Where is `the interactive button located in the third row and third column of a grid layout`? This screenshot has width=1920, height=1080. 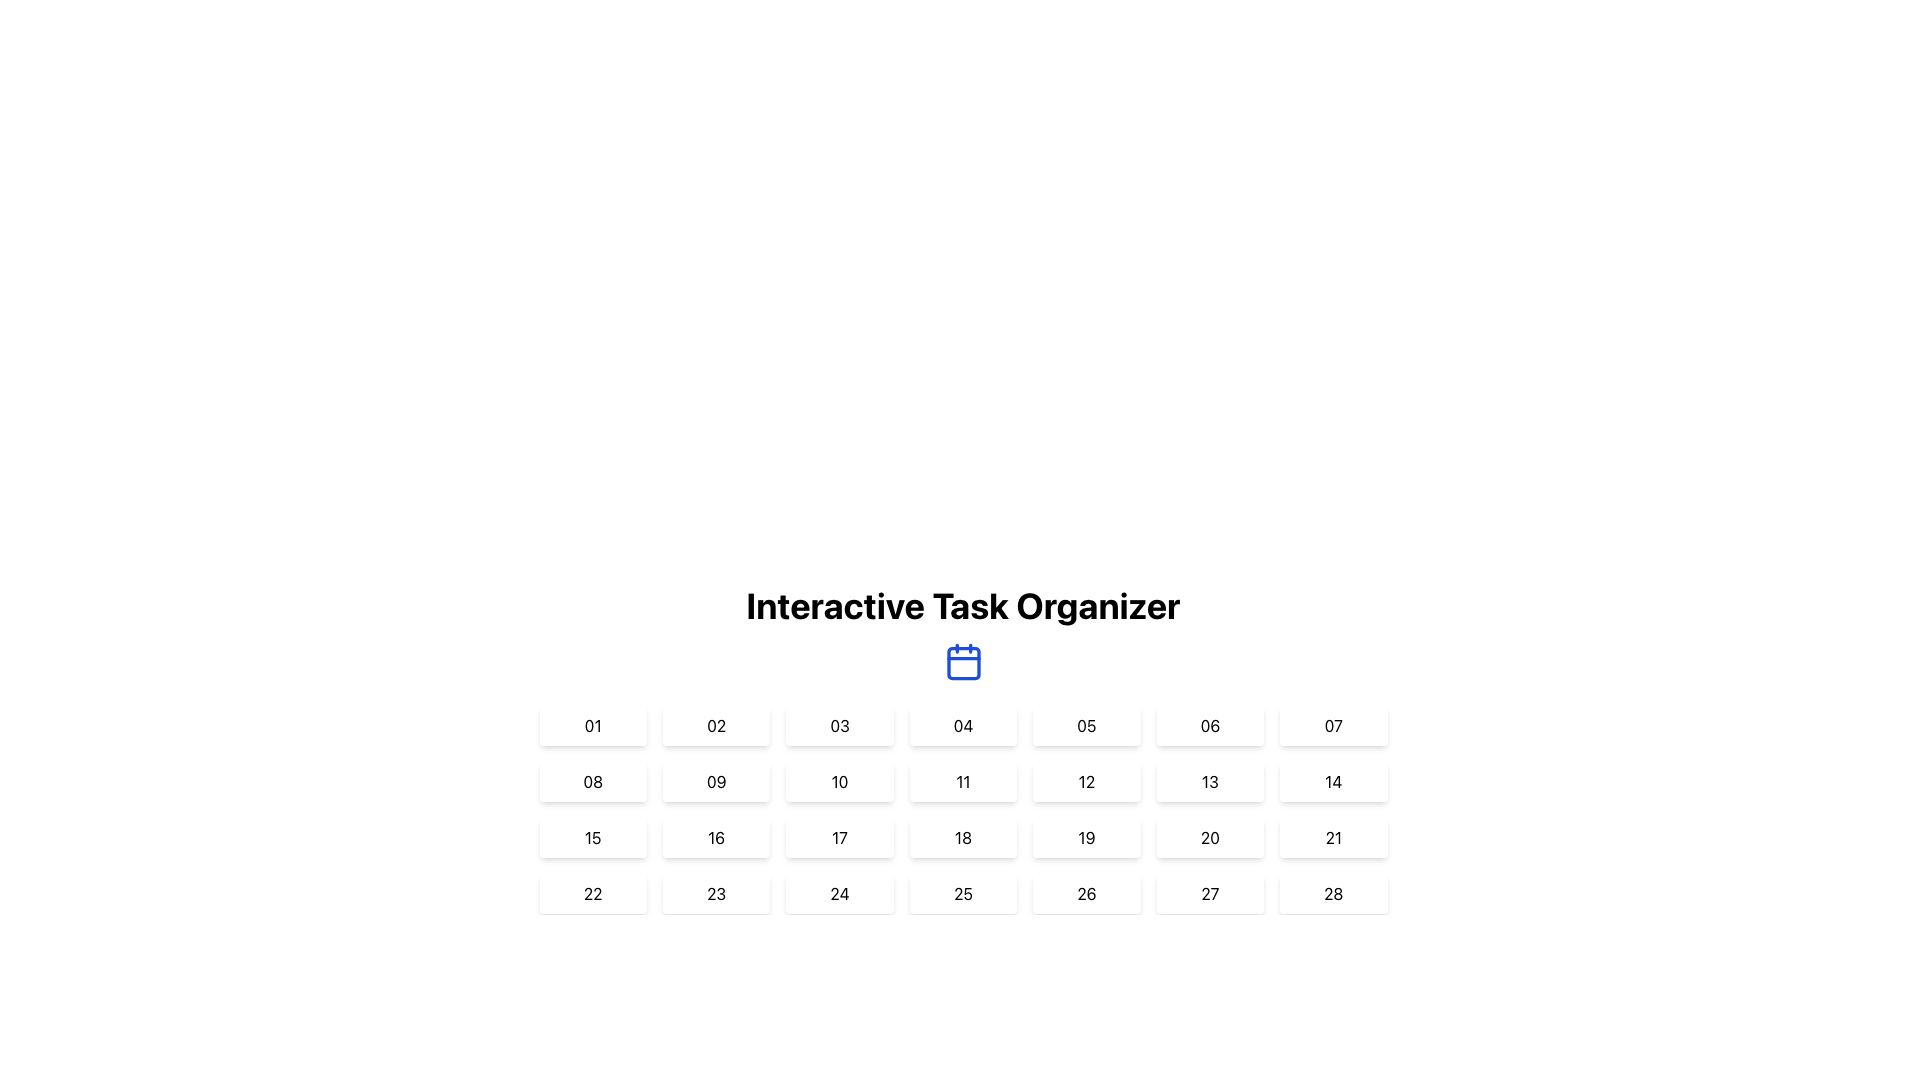 the interactive button located in the third row and third column of a grid layout is located at coordinates (840, 837).